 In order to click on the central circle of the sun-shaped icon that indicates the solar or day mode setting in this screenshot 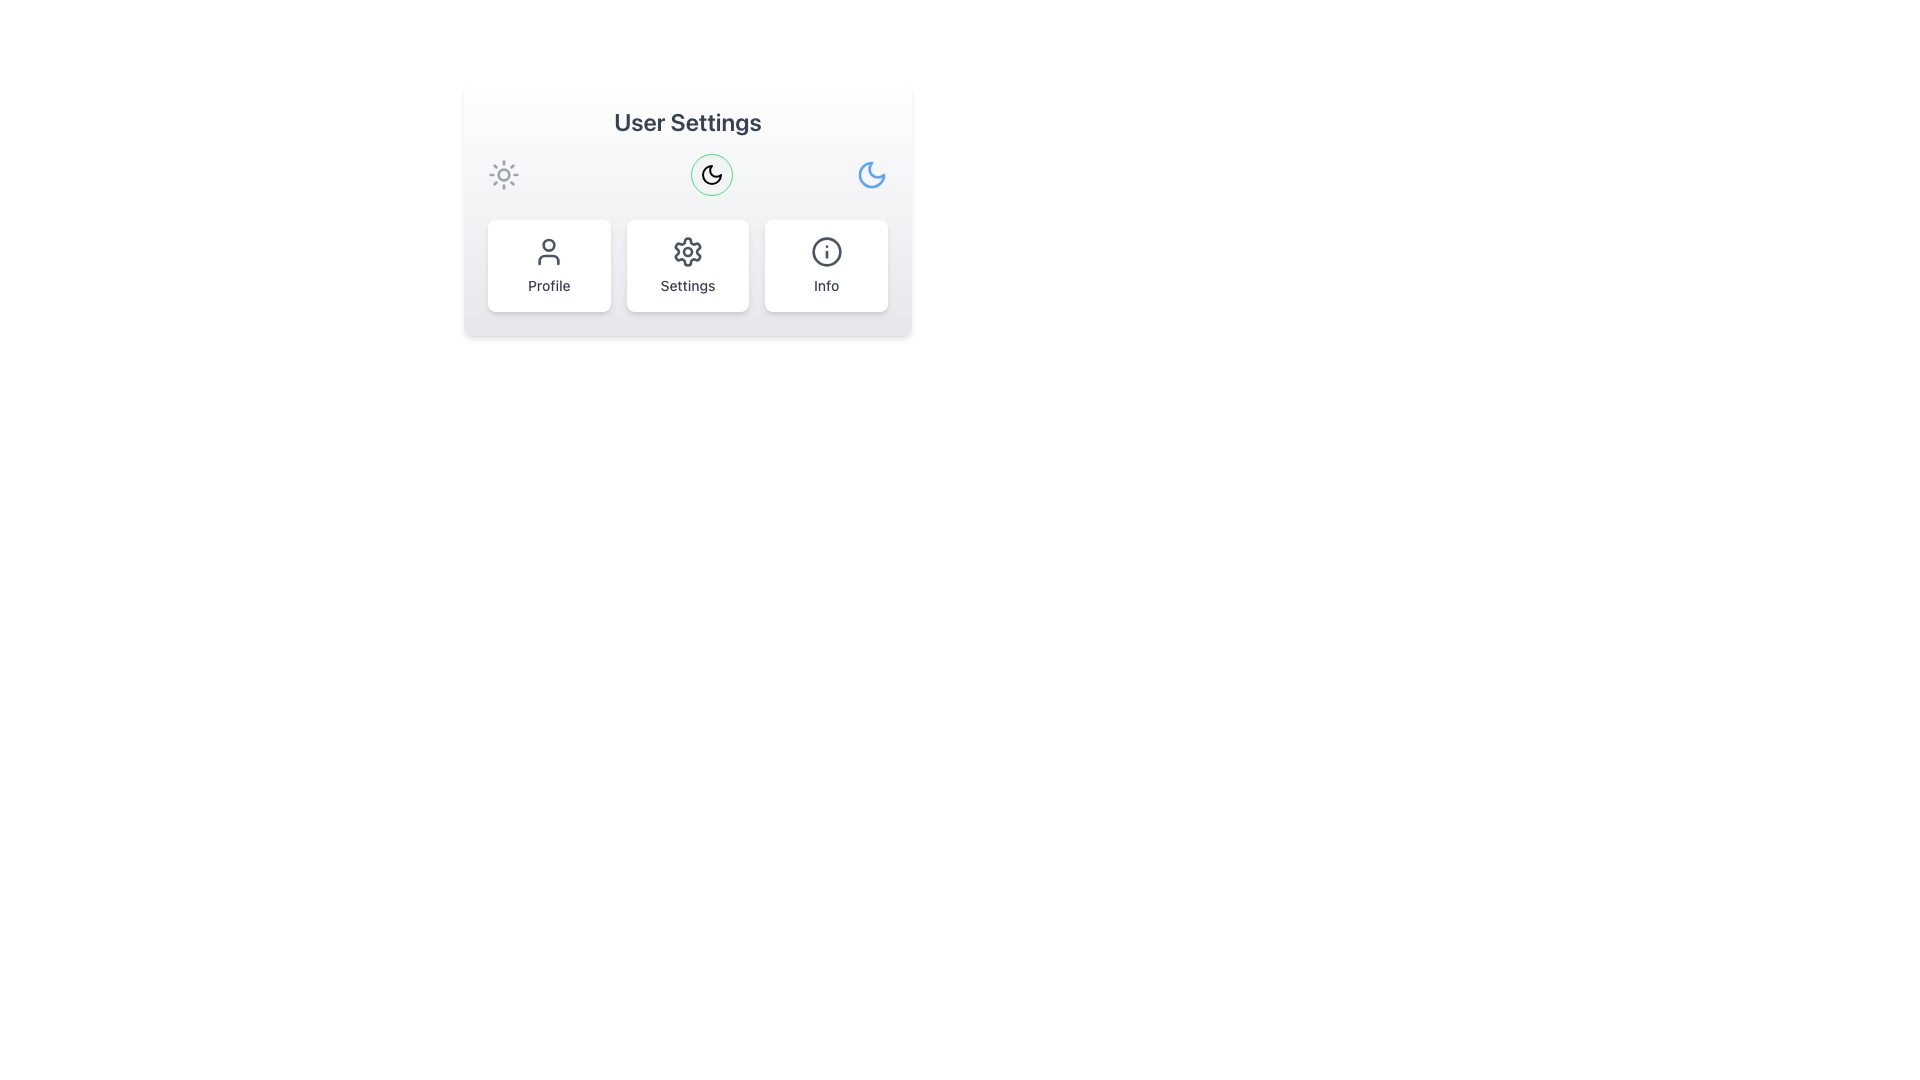, I will do `click(504, 173)`.